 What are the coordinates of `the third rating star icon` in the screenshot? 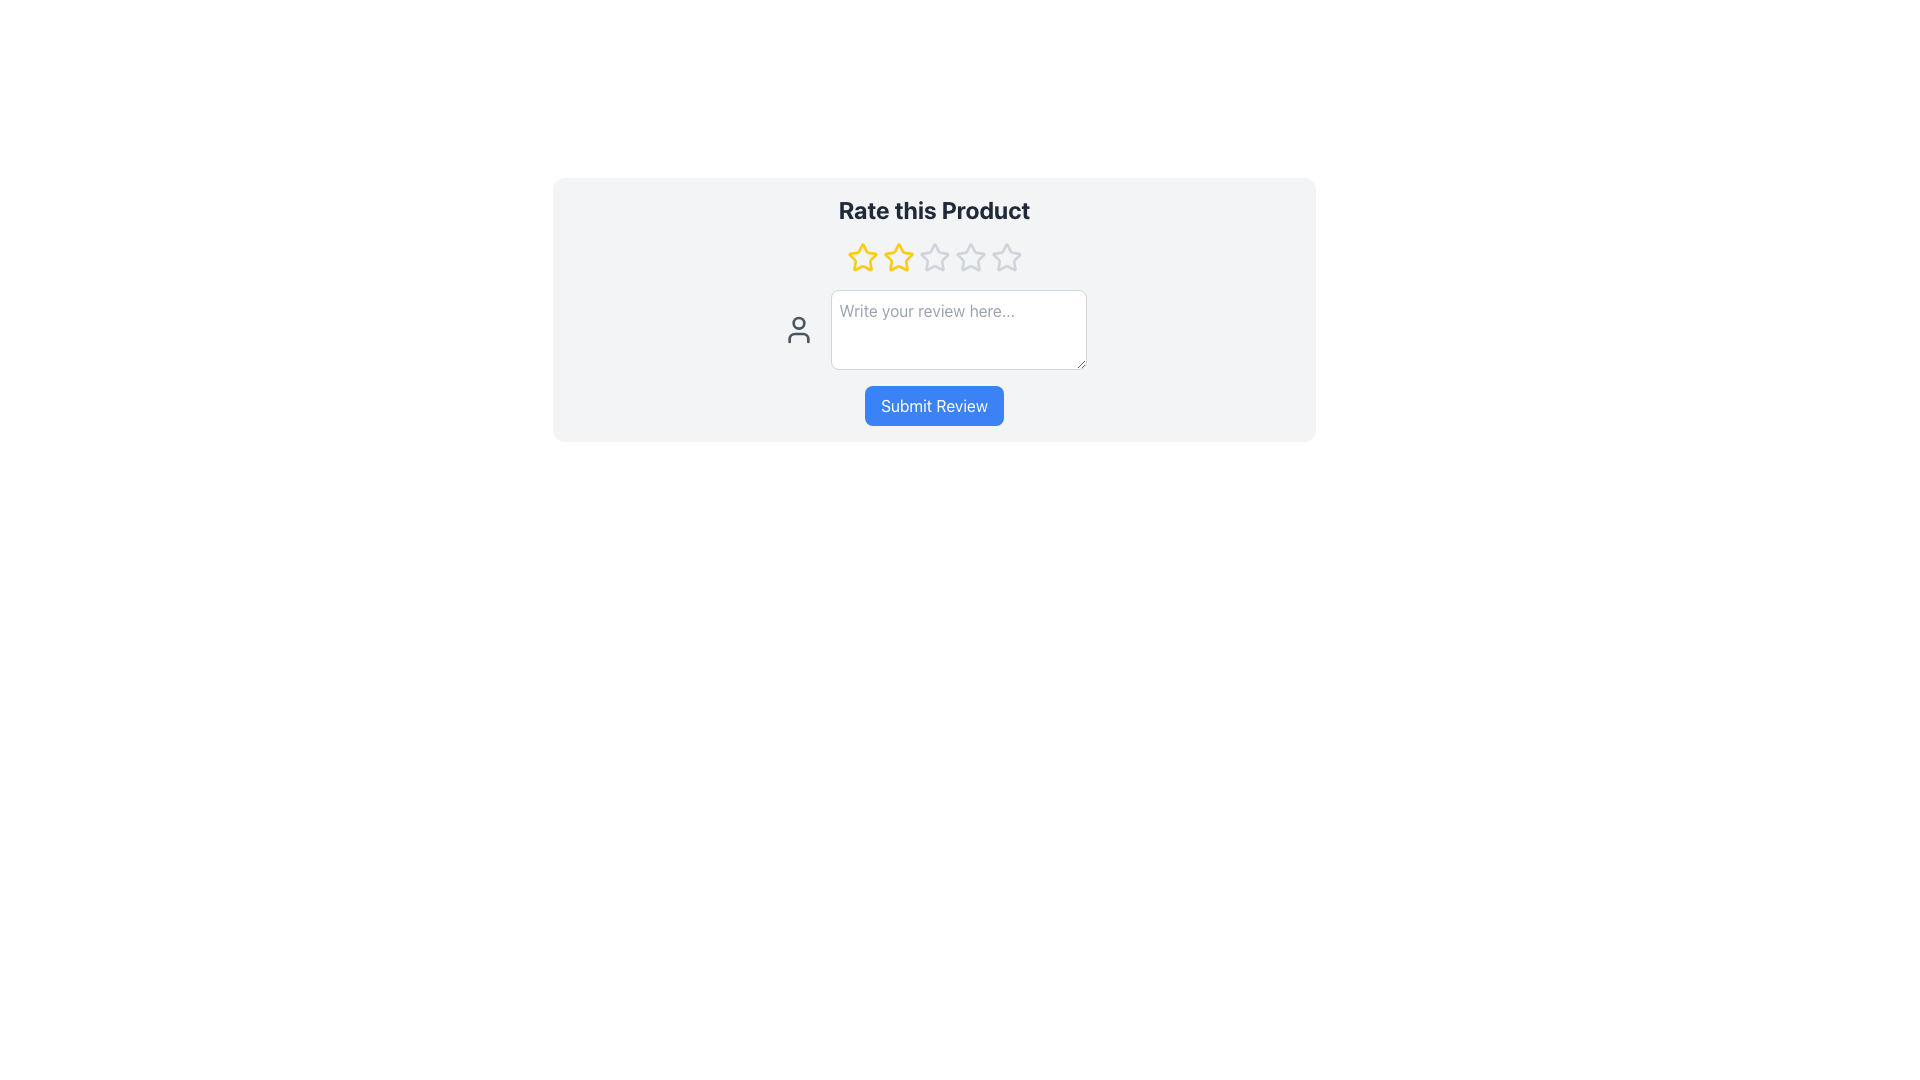 It's located at (933, 256).